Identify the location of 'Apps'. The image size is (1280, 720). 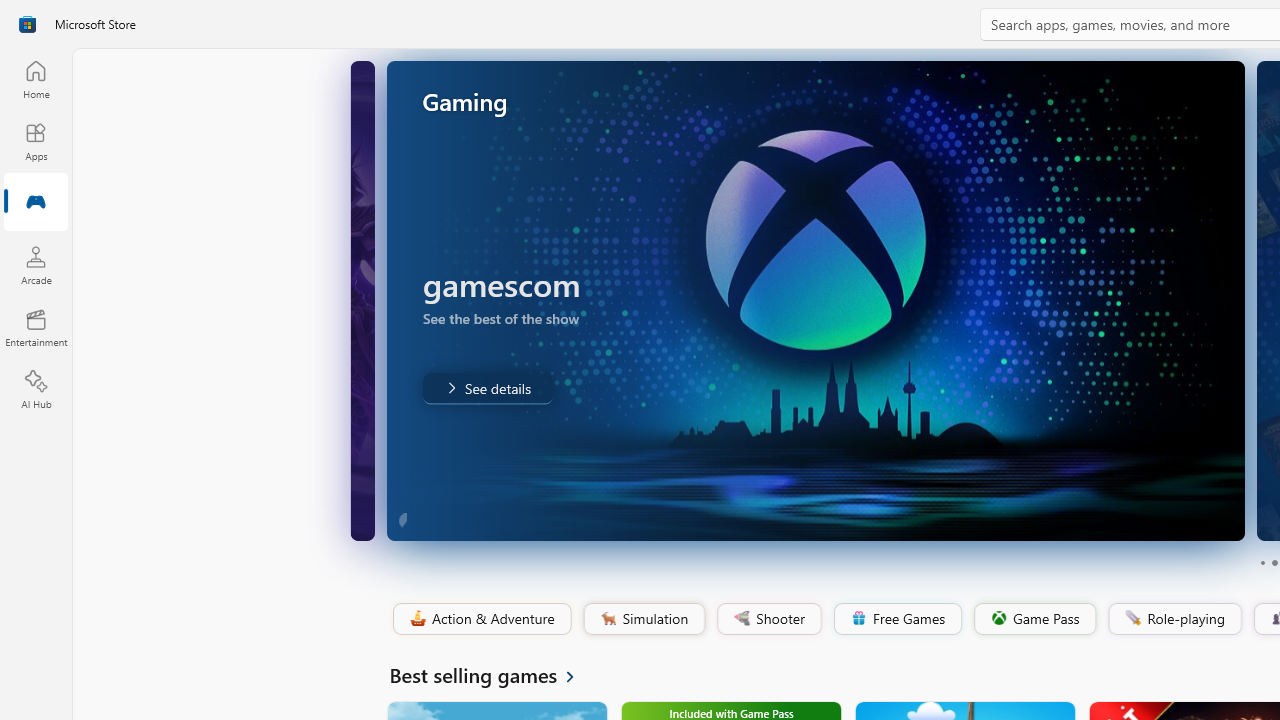
(35, 140).